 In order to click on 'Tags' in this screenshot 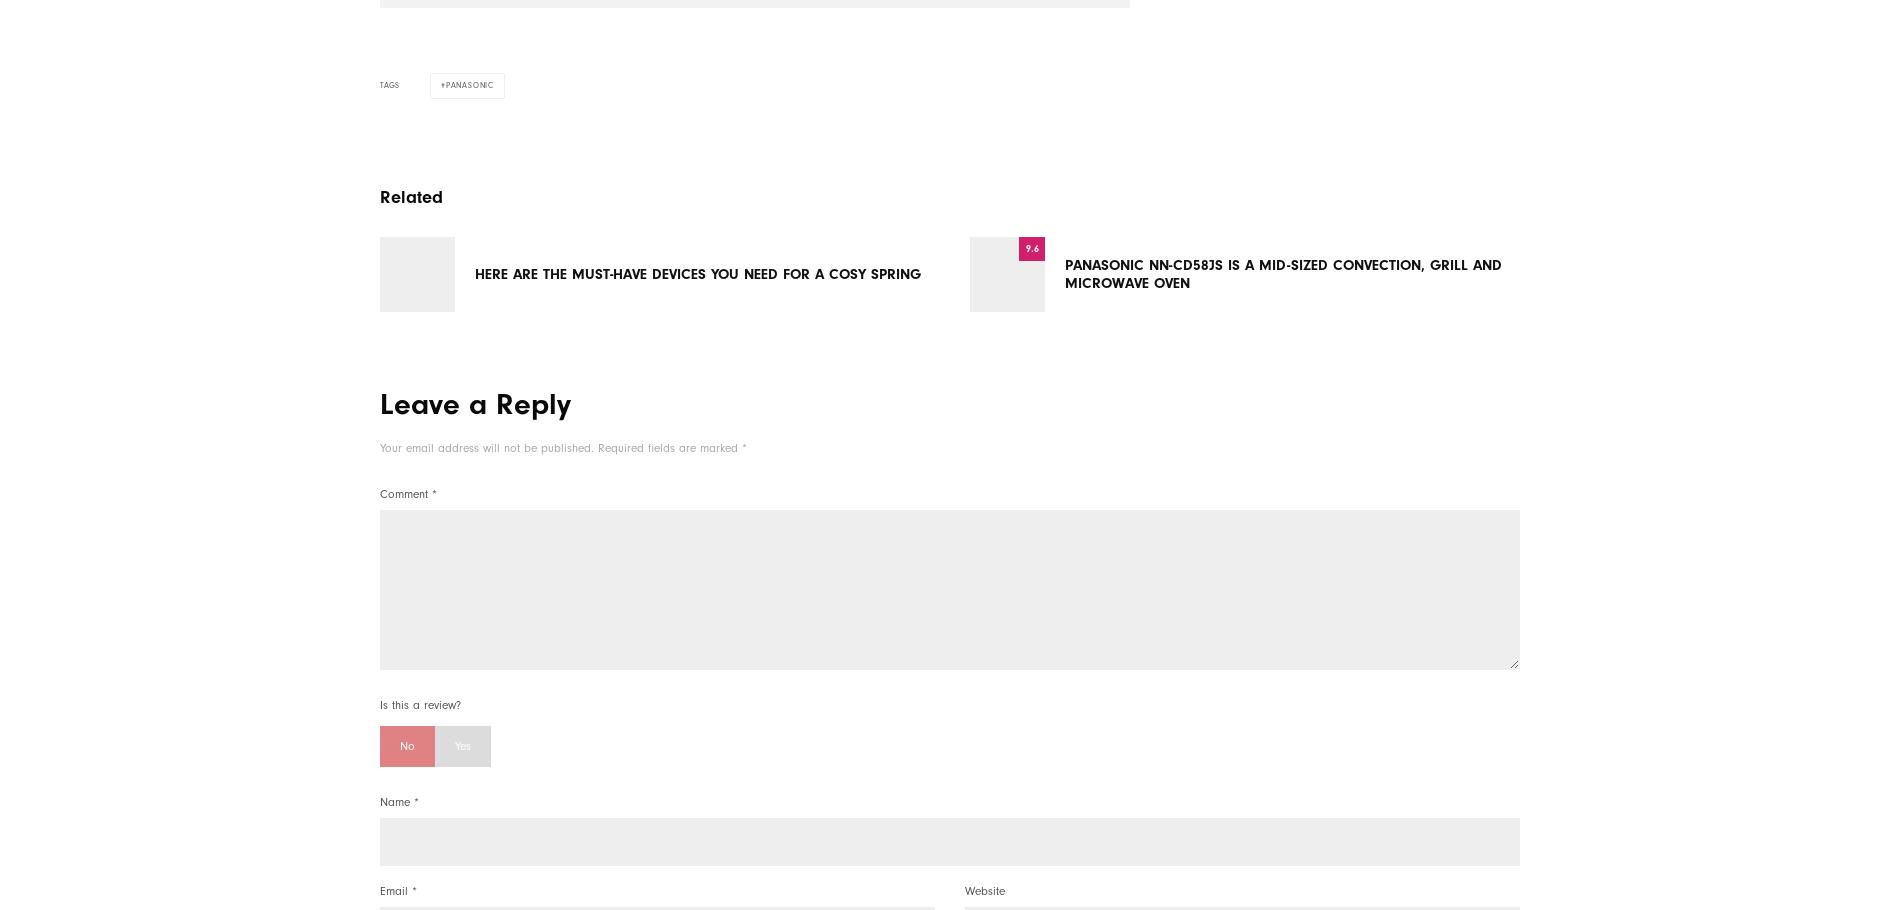, I will do `click(379, 84)`.